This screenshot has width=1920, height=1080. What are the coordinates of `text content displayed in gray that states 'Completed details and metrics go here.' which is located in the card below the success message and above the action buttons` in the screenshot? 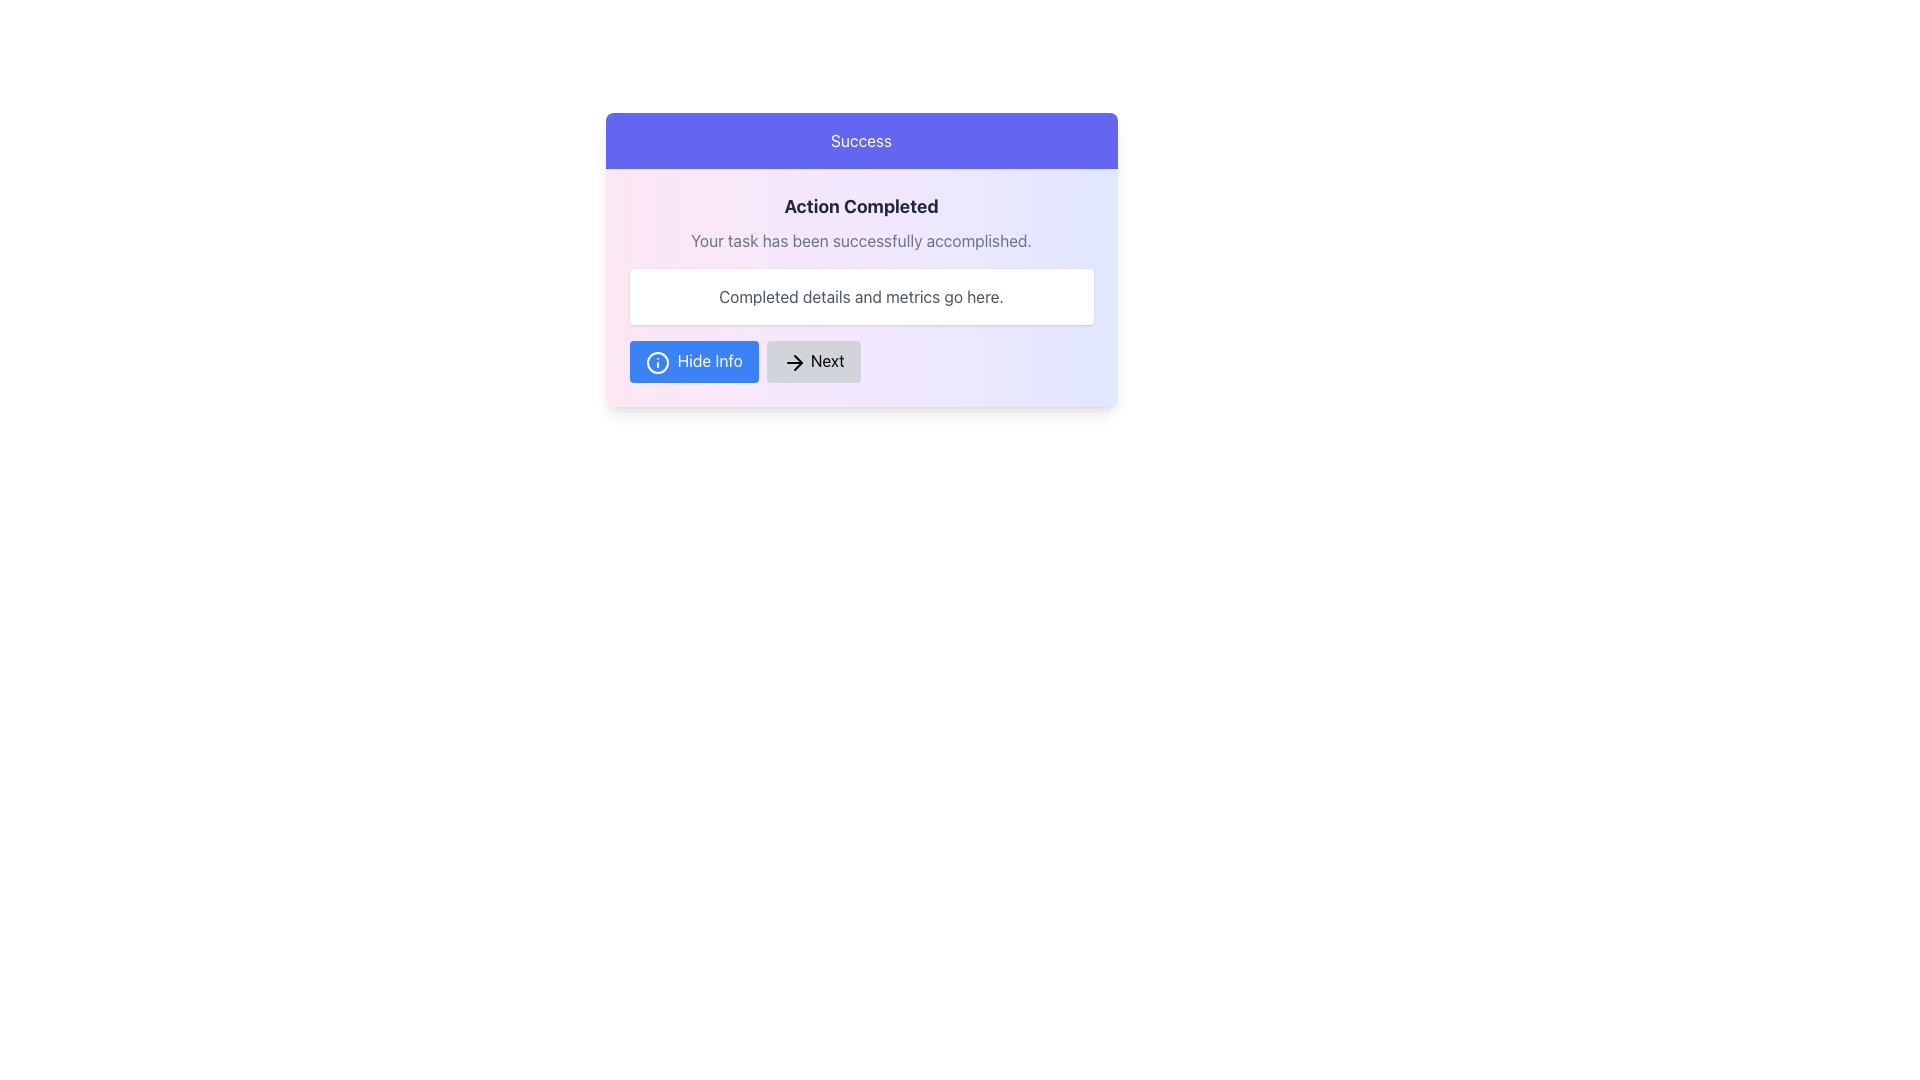 It's located at (861, 297).